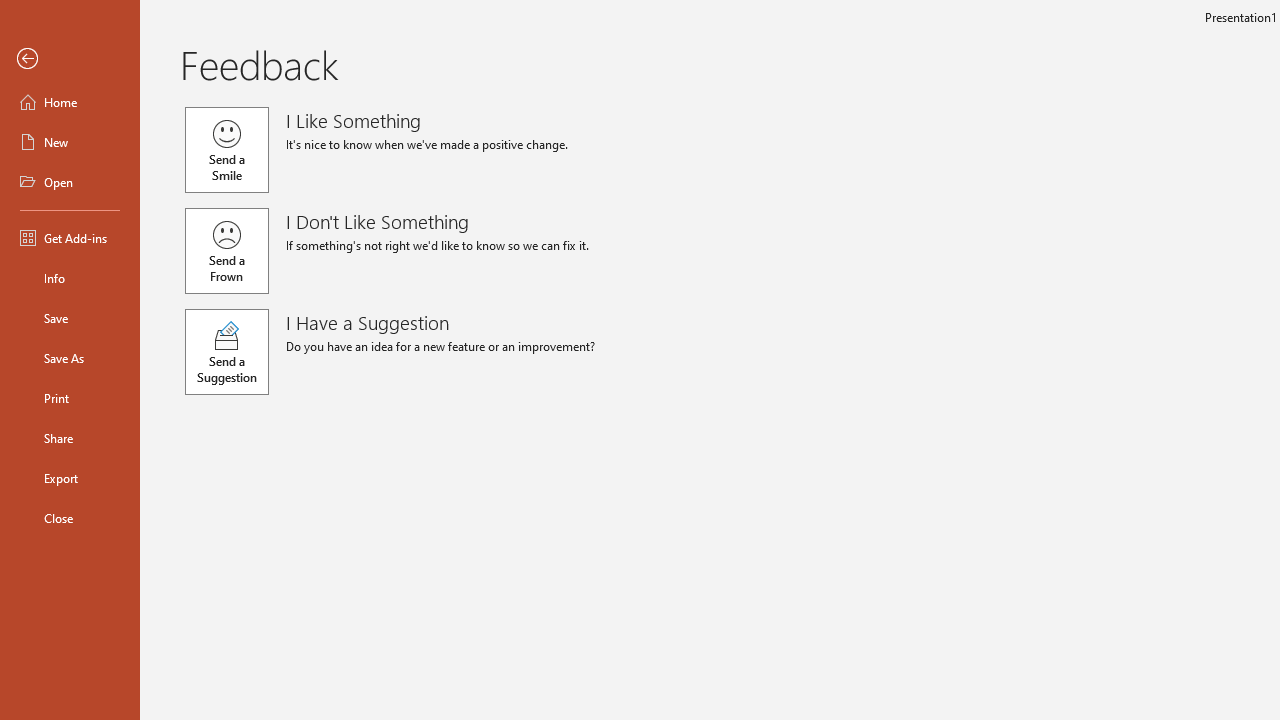 The width and height of the screenshot is (1280, 720). I want to click on 'Open', so click(69, 182).